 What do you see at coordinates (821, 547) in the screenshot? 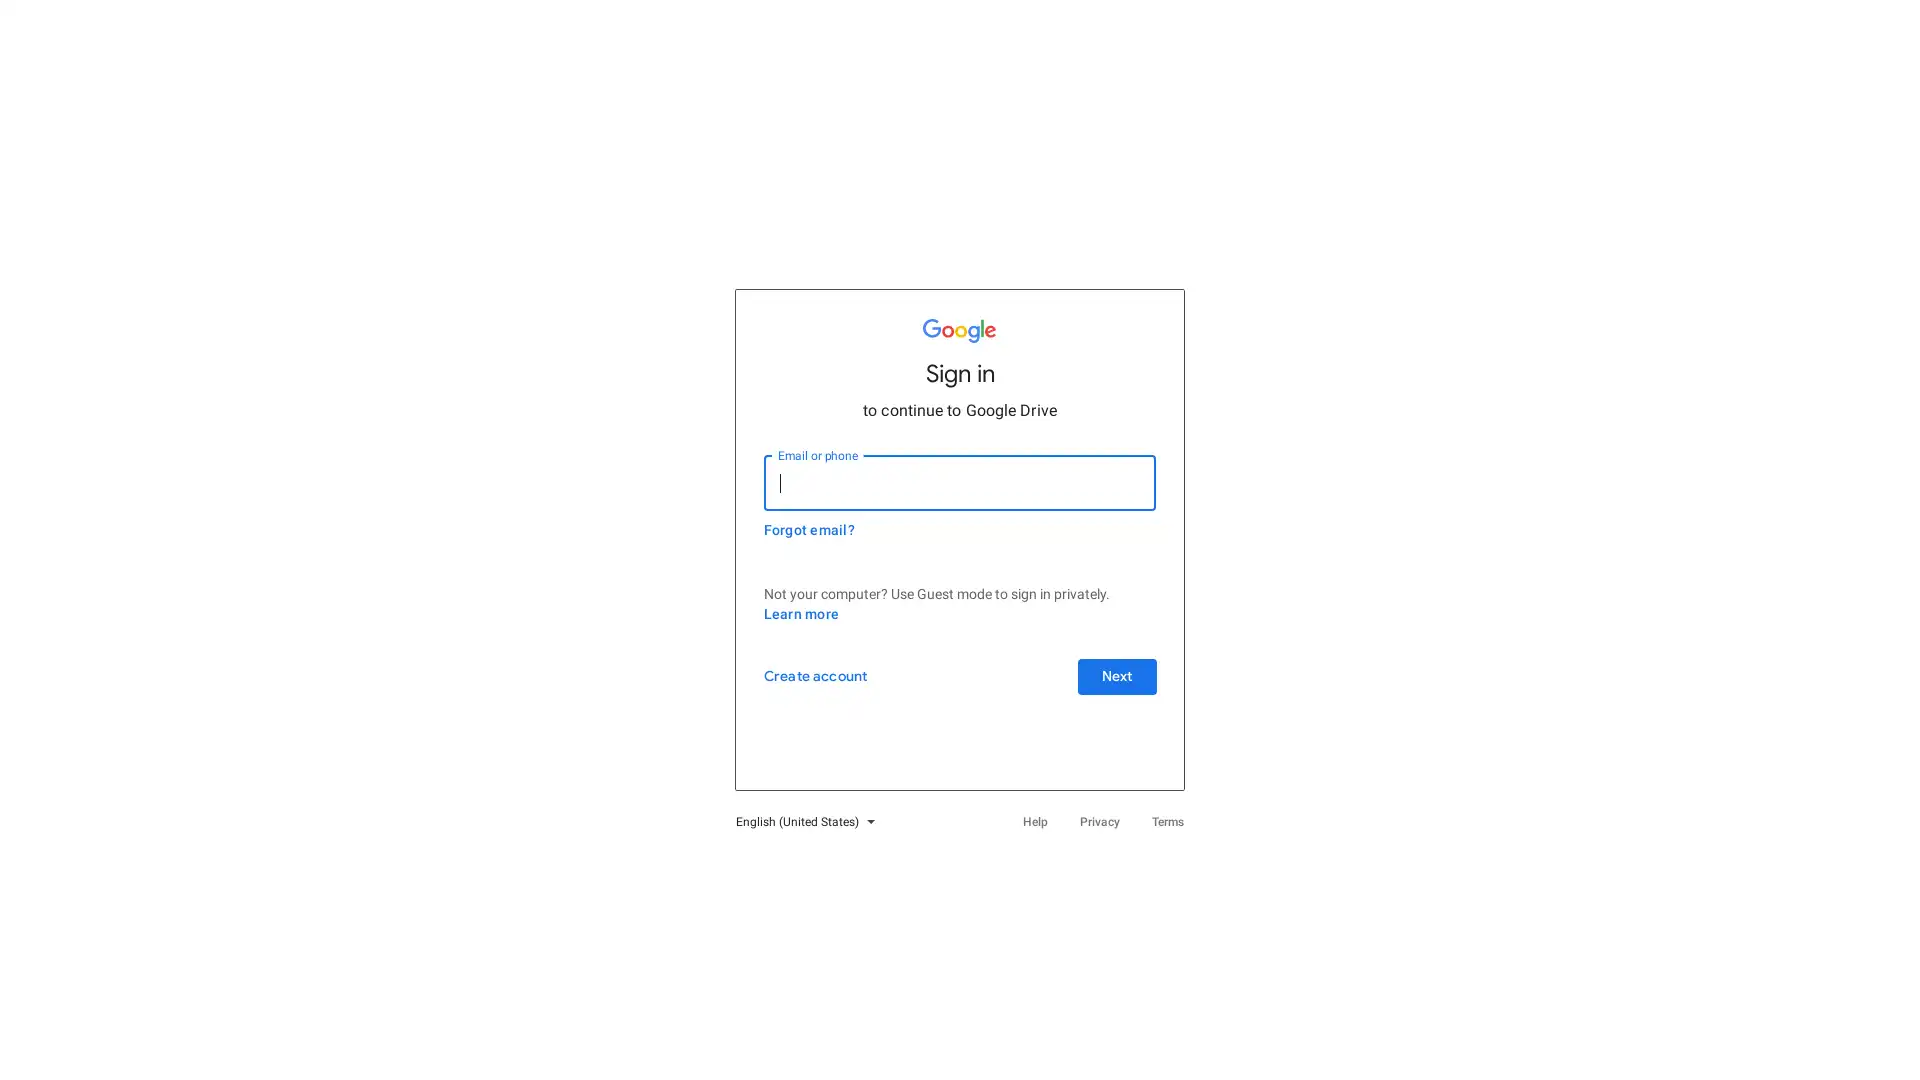
I see `Forgot email?` at bounding box center [821, 547].